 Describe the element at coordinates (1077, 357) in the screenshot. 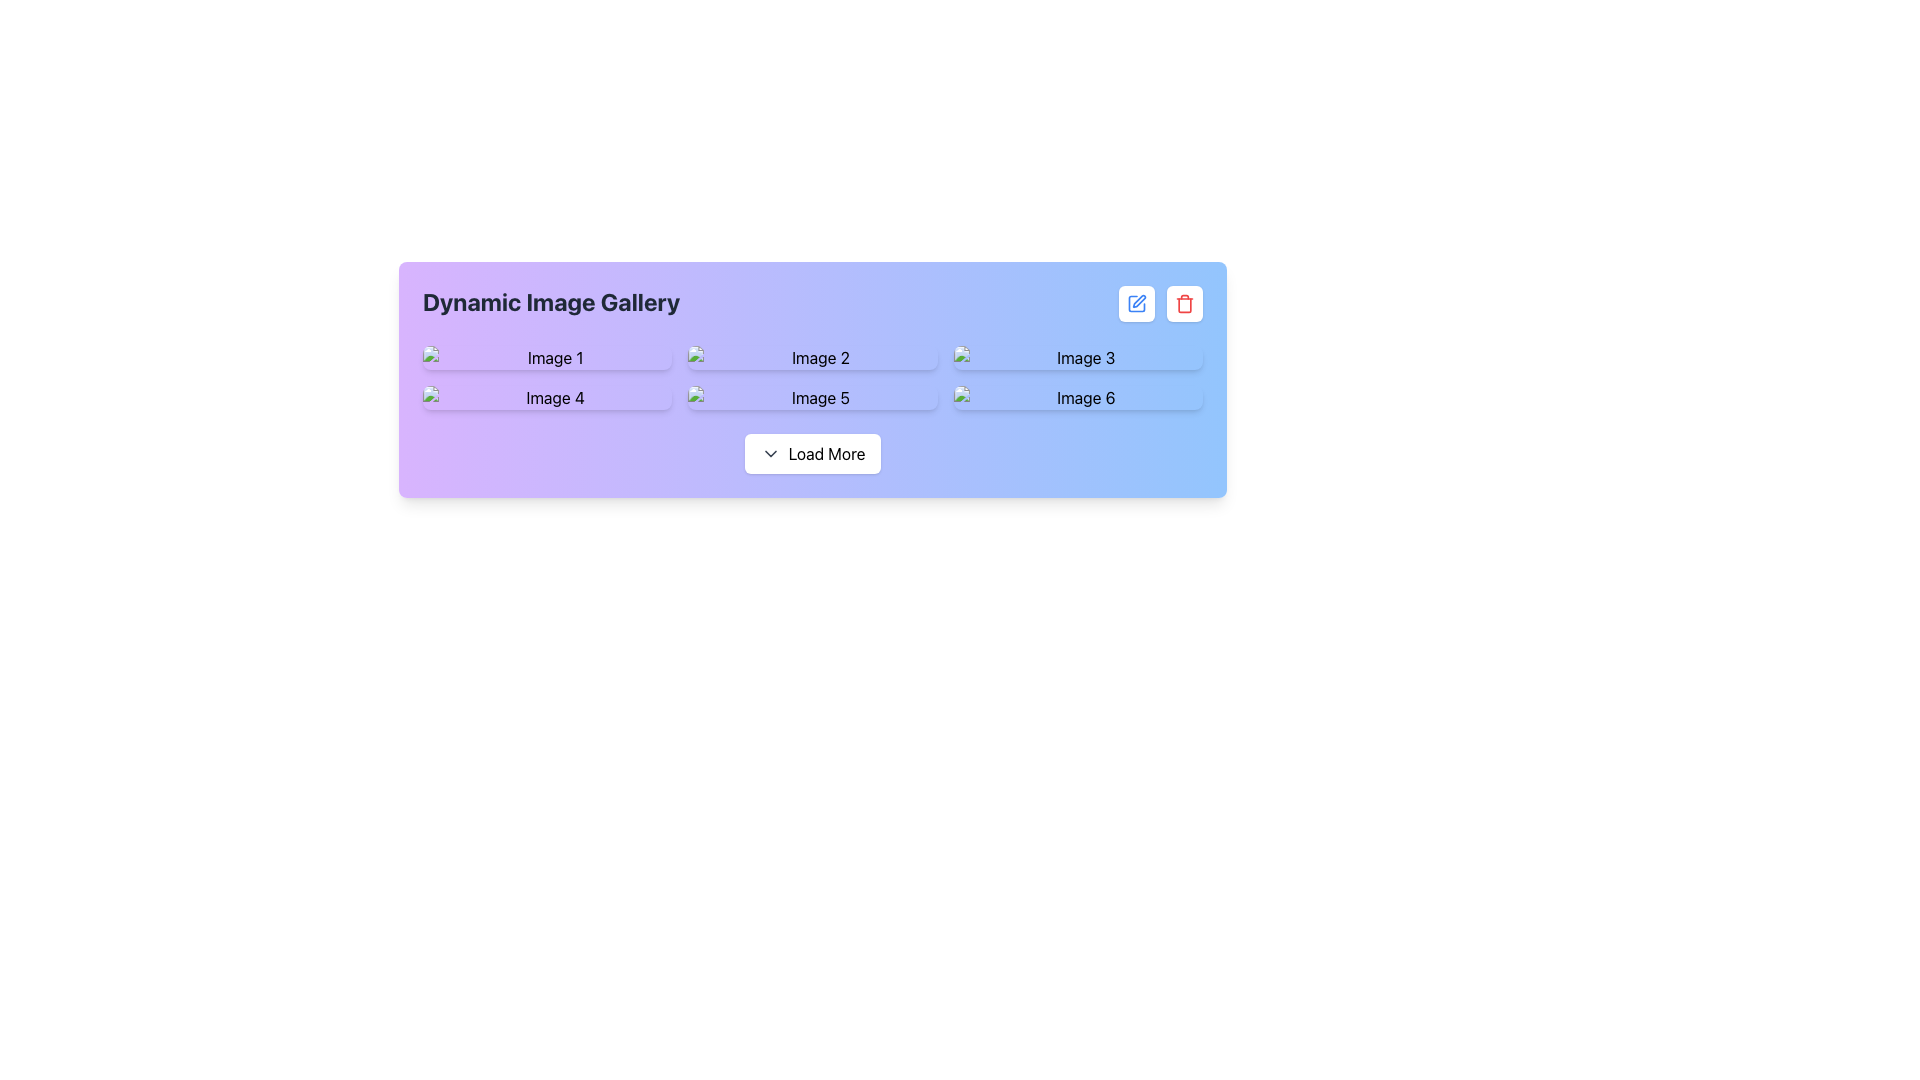

I see `the placeholder for 'Image 3'` at that location.